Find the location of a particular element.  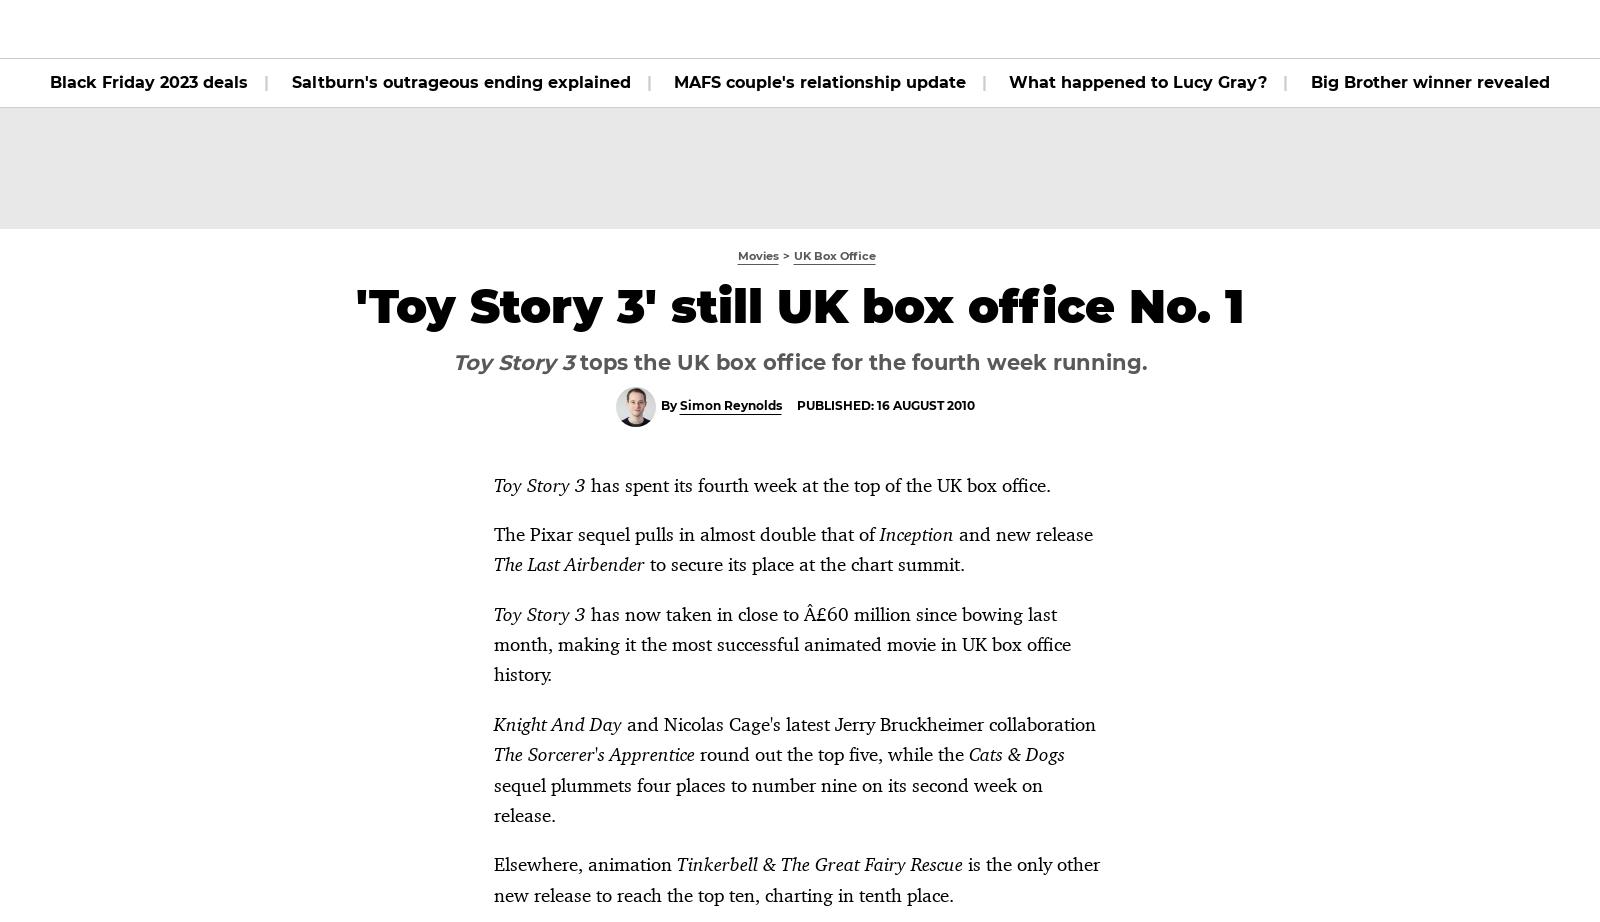

'Everest climbs to UK box office summit' is located at coordinates (339, 363).